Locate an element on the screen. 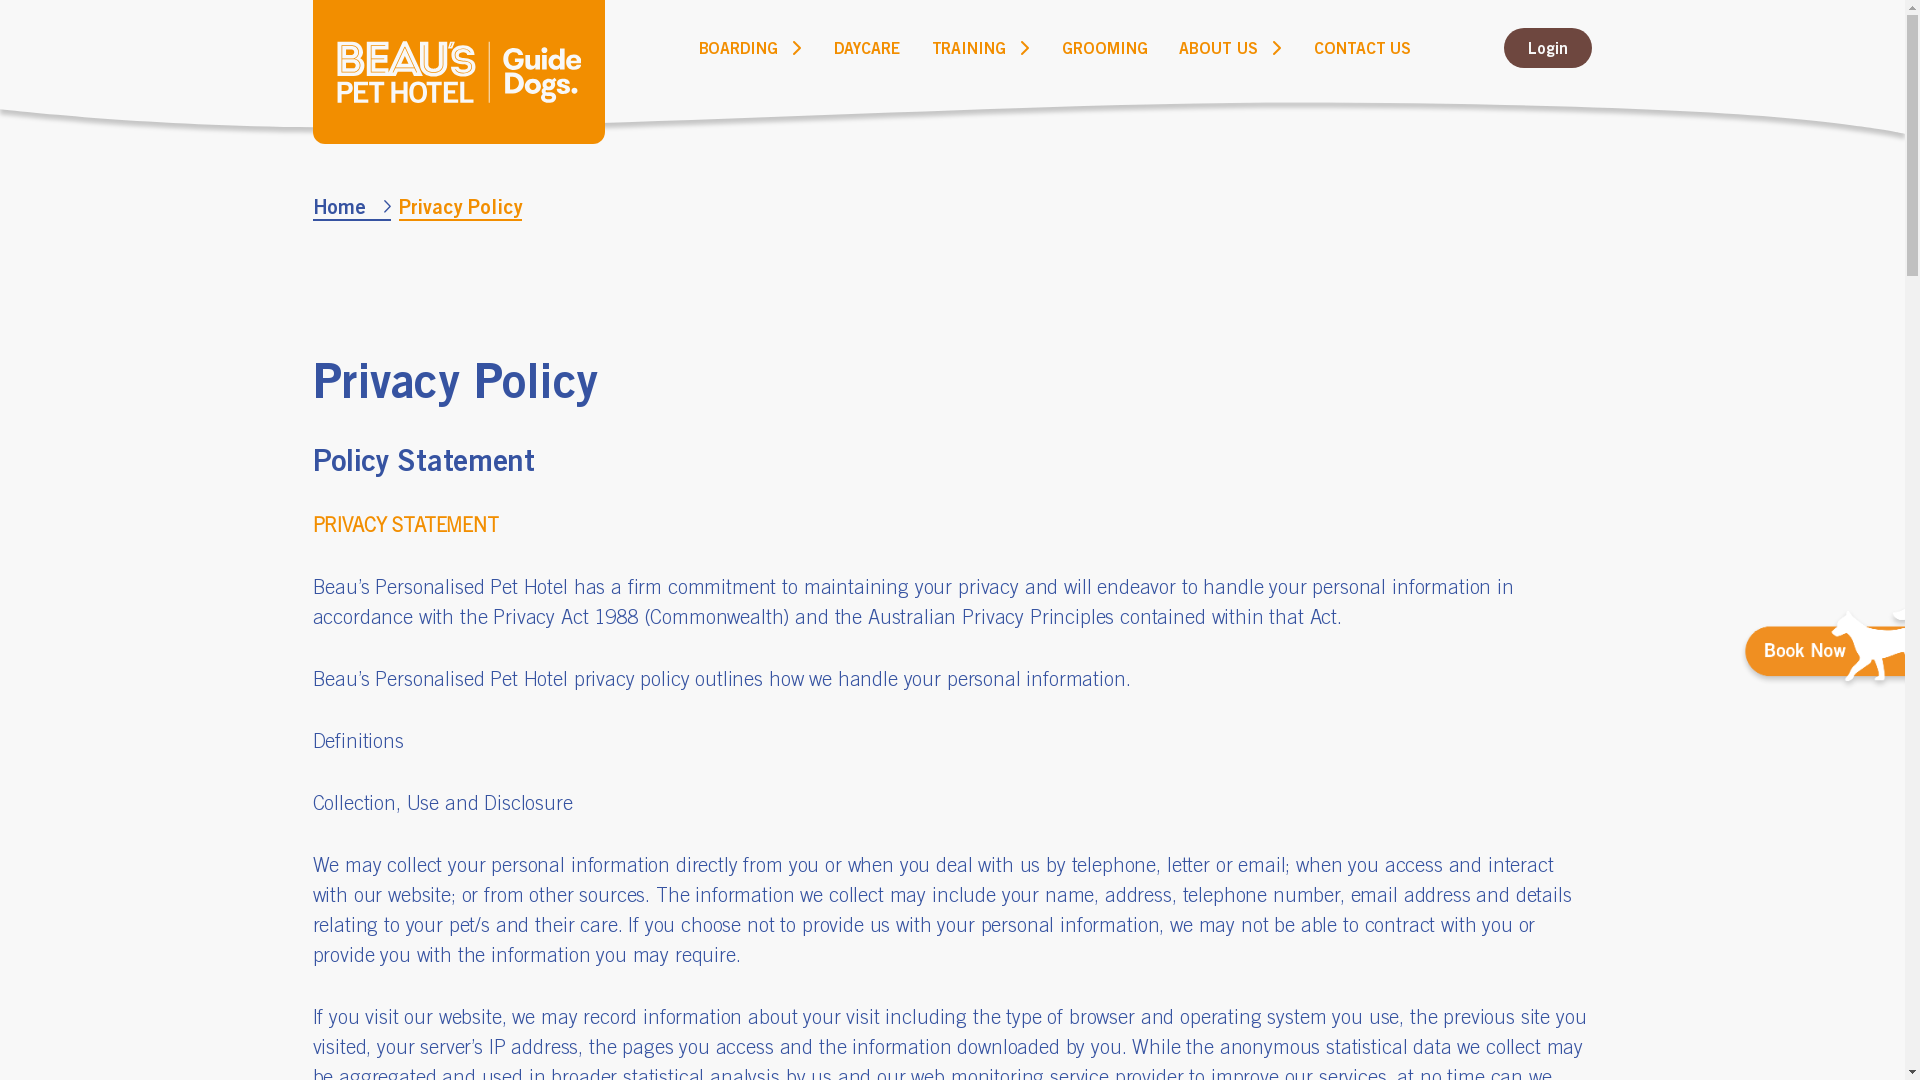  'BOARDING' is located at coordinates (738, 46).